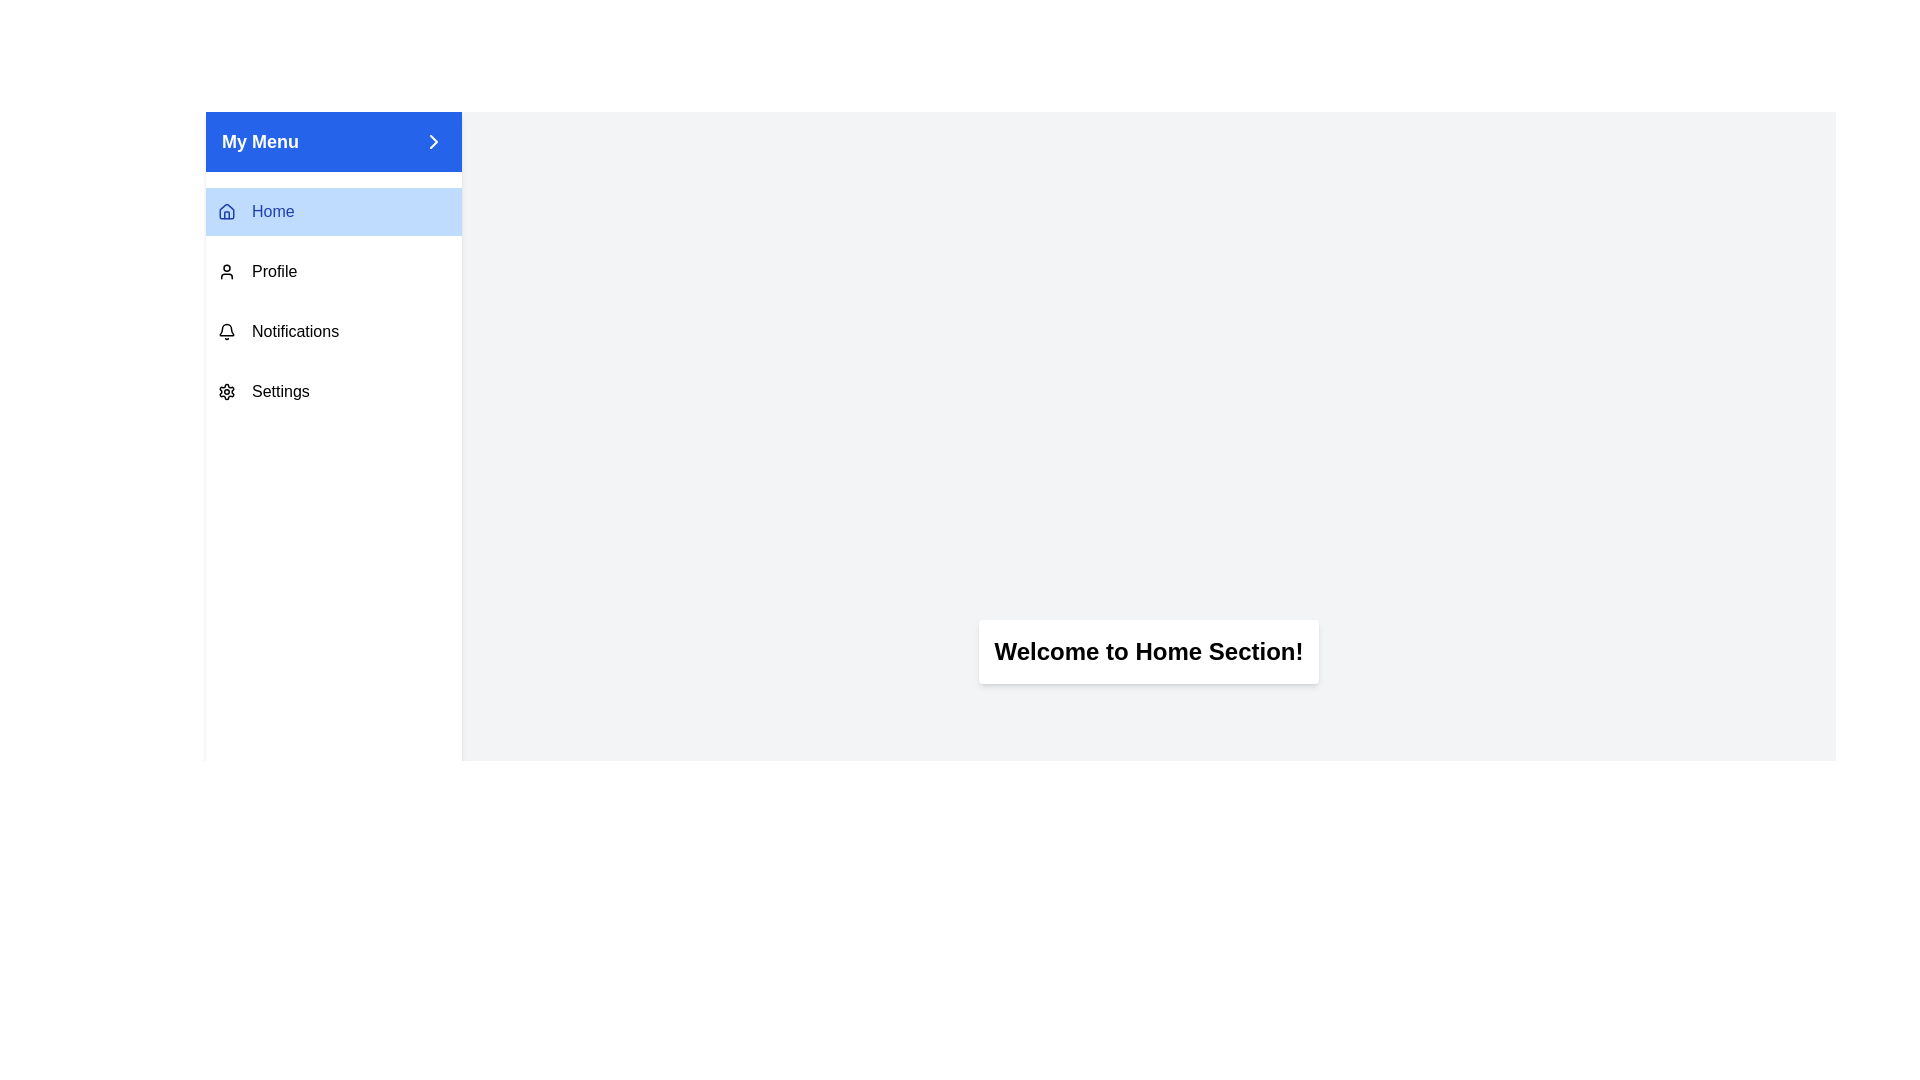  I want to click on the gear-like icon next to the 'Settings' menu item, so click(226, 392).